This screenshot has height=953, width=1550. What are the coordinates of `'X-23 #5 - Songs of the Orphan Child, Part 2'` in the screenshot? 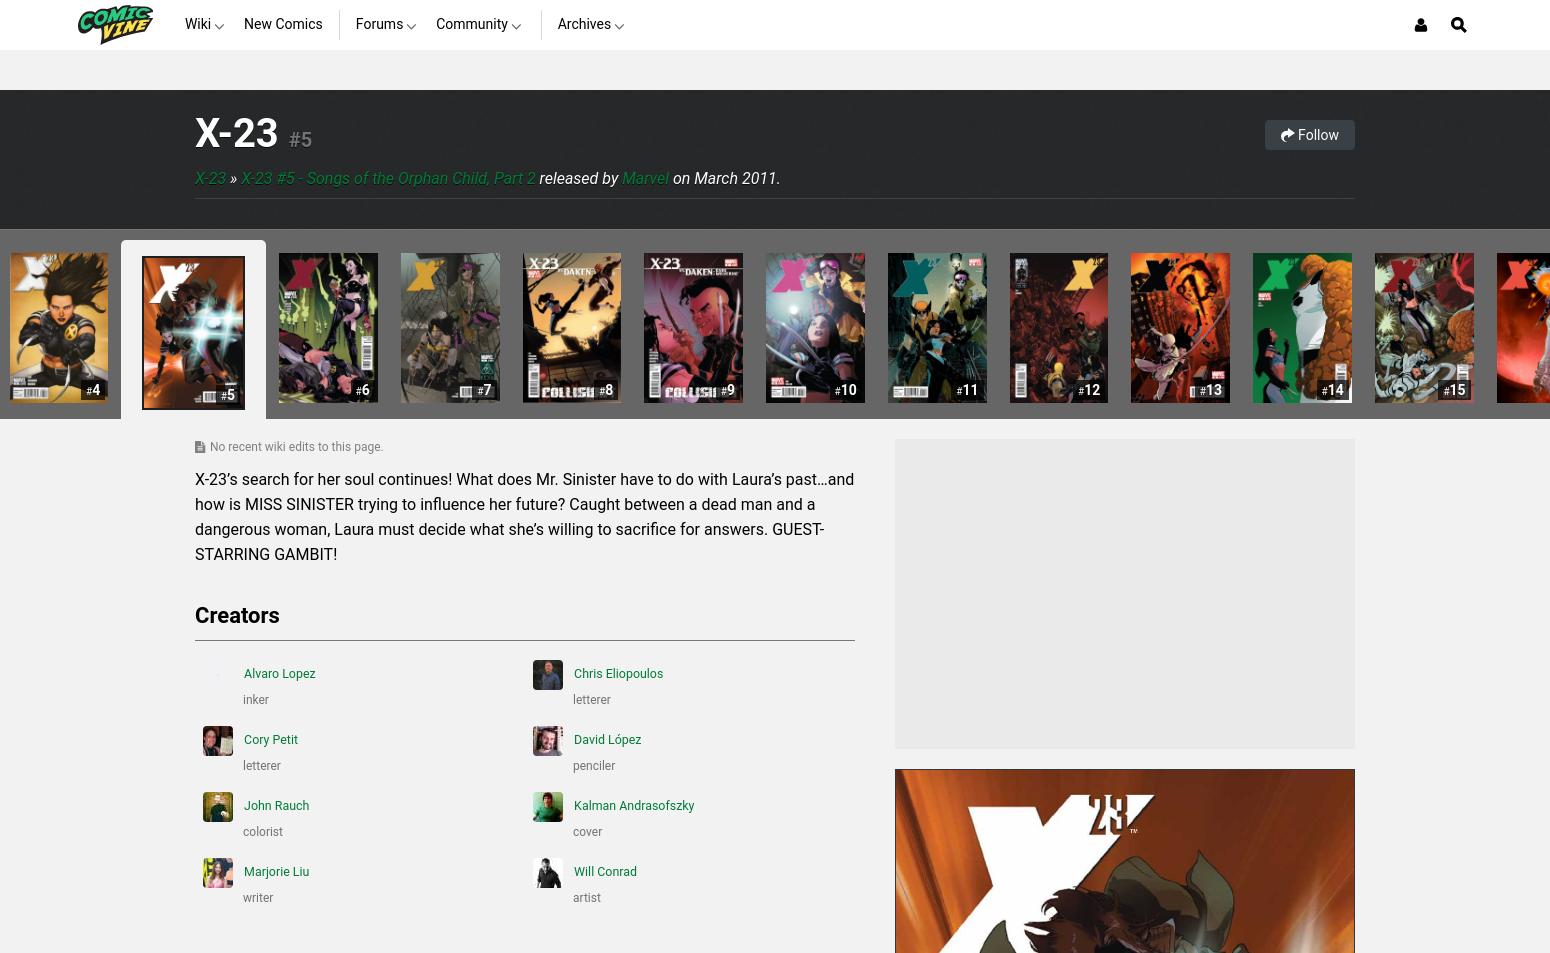 It's located at (386, 176).